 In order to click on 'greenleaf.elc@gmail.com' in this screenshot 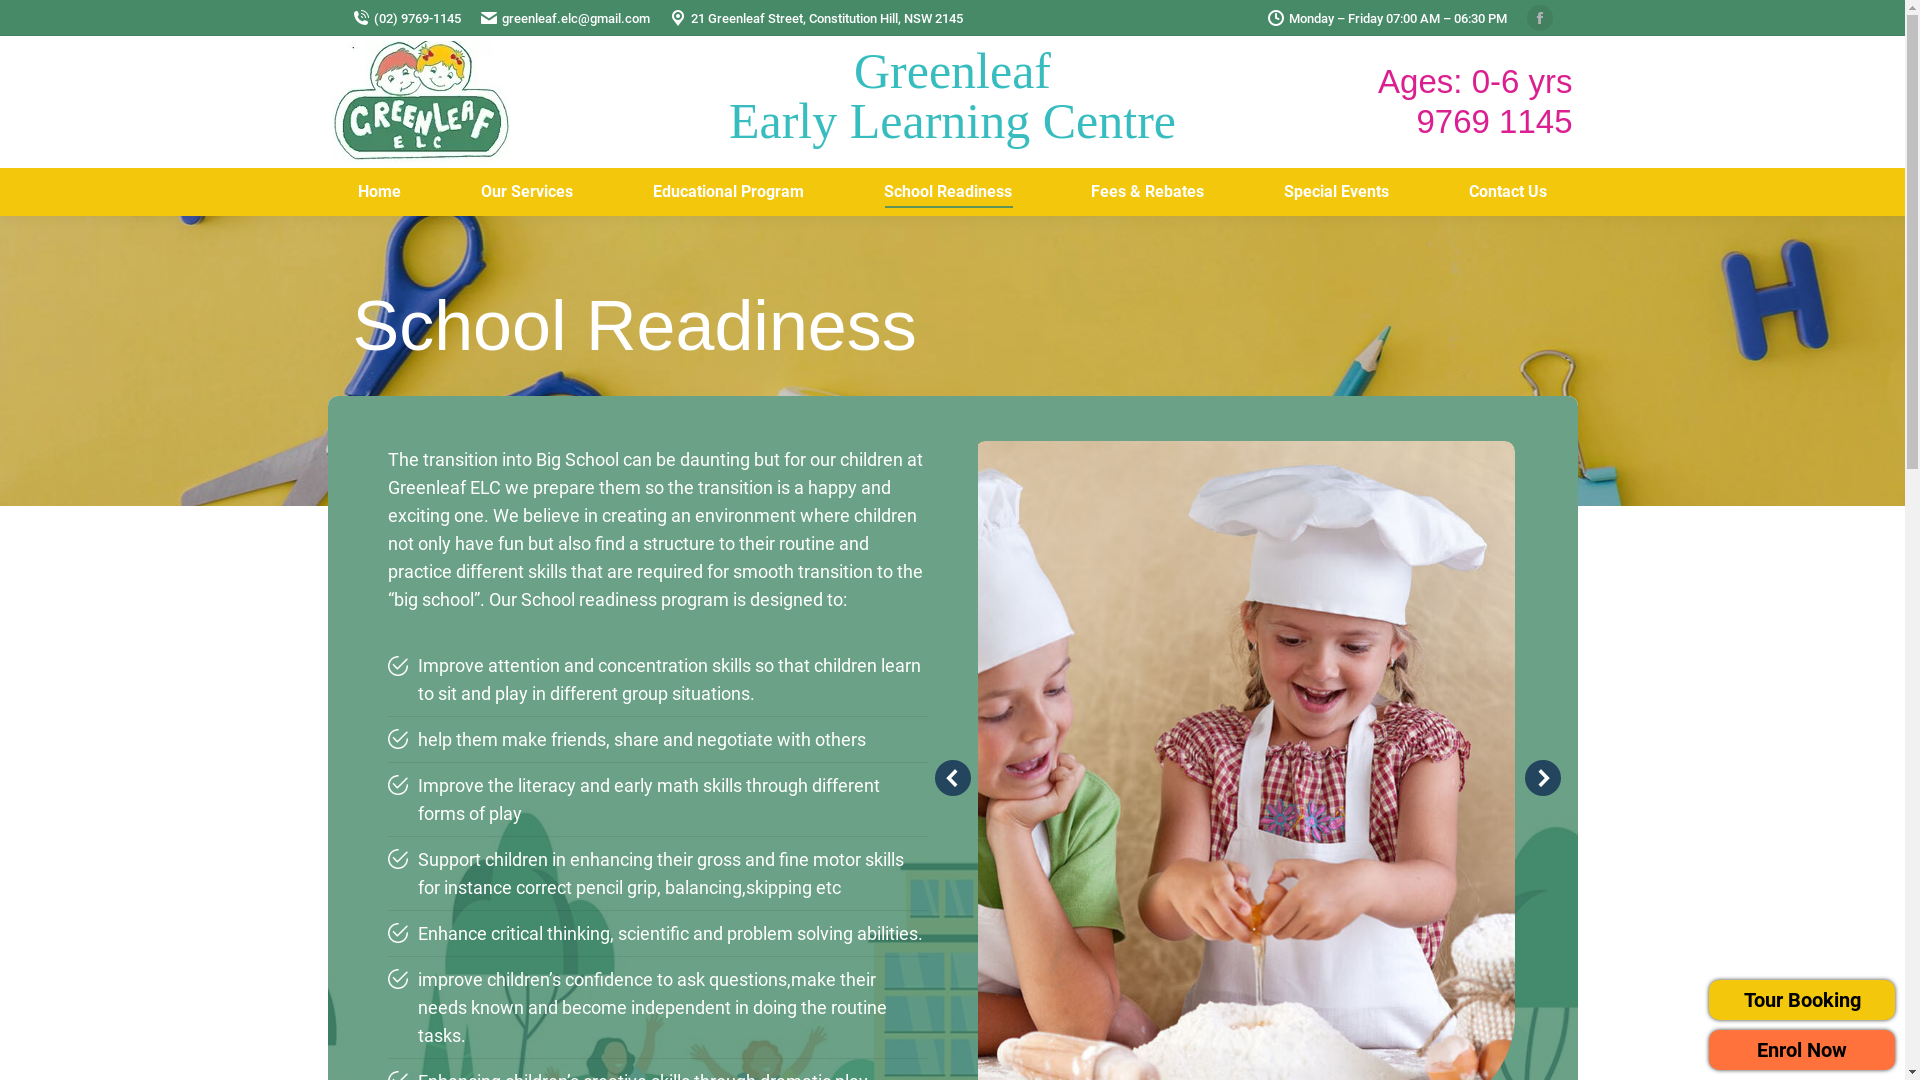, I will do `click(563, 17)`.